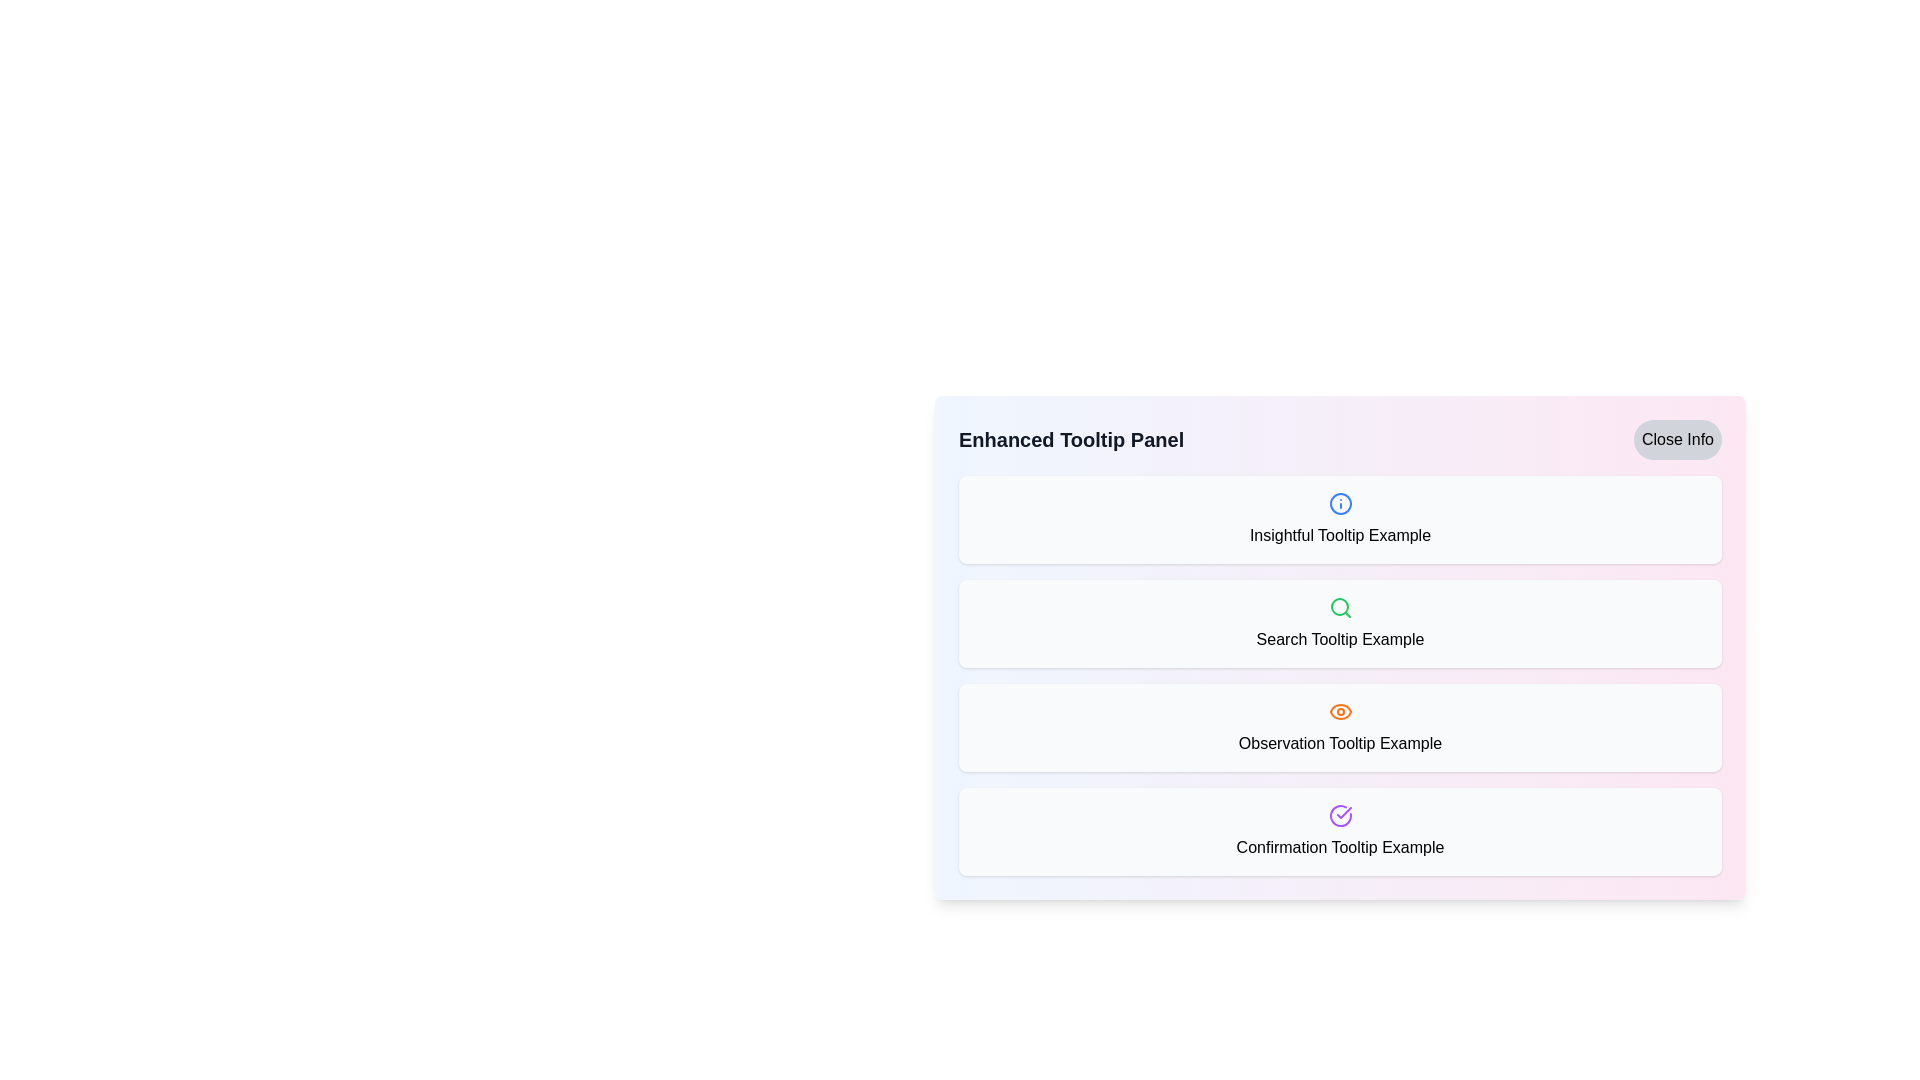 The height and width of the screenshot is (1080, 1920). I want to click on description of the confirmation tooltip card, which is the fourth card in the vertical stack of the 'Enhanced Tooltip Panel' section, so click(1340, 832).